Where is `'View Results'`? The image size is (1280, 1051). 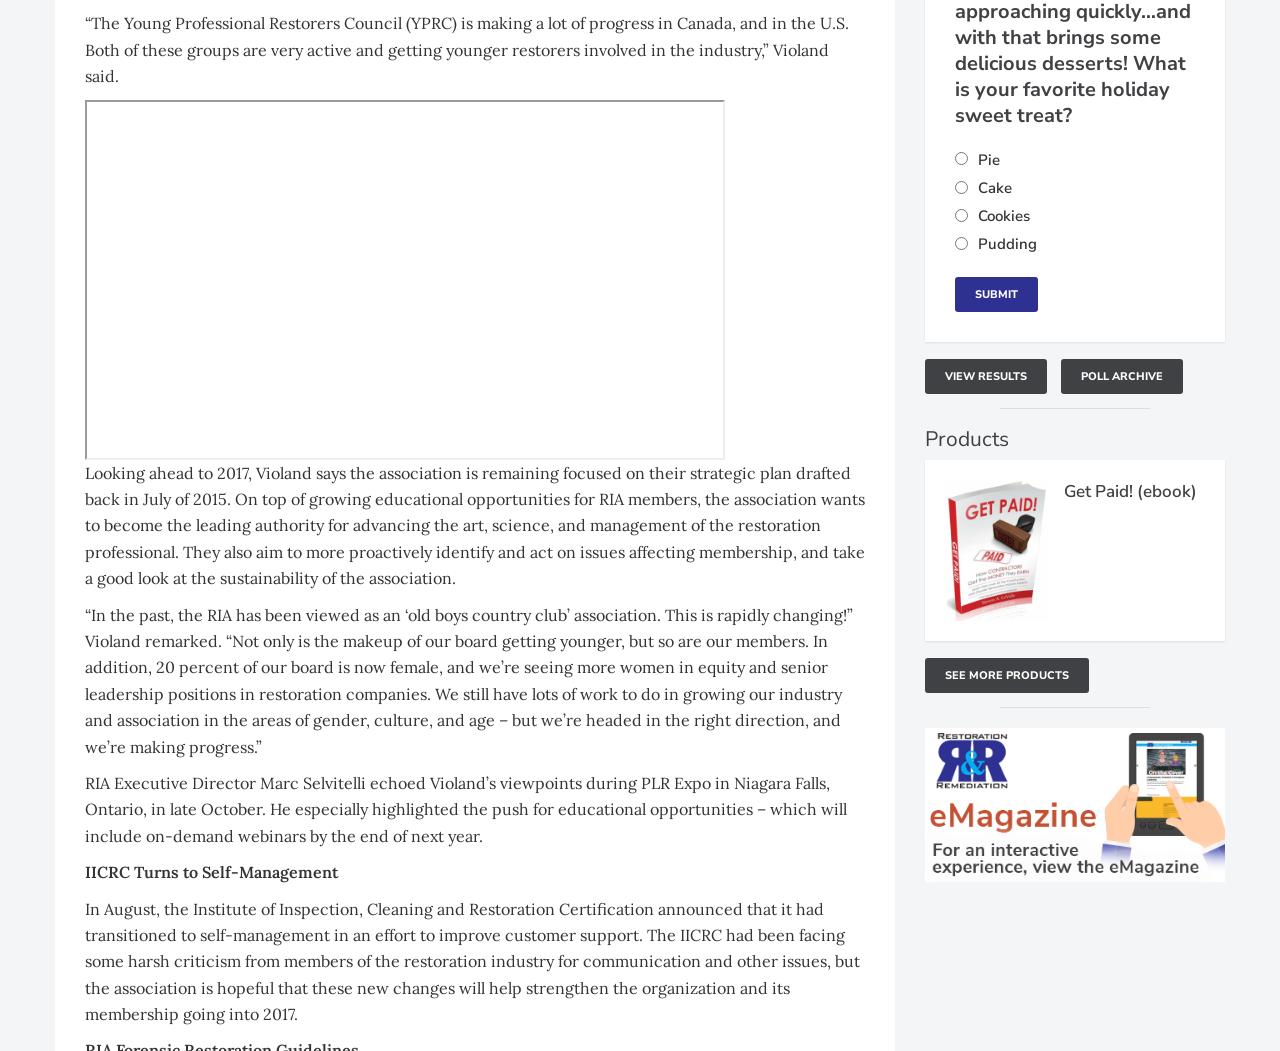
'View Results' is located at coordinates (985, 374).